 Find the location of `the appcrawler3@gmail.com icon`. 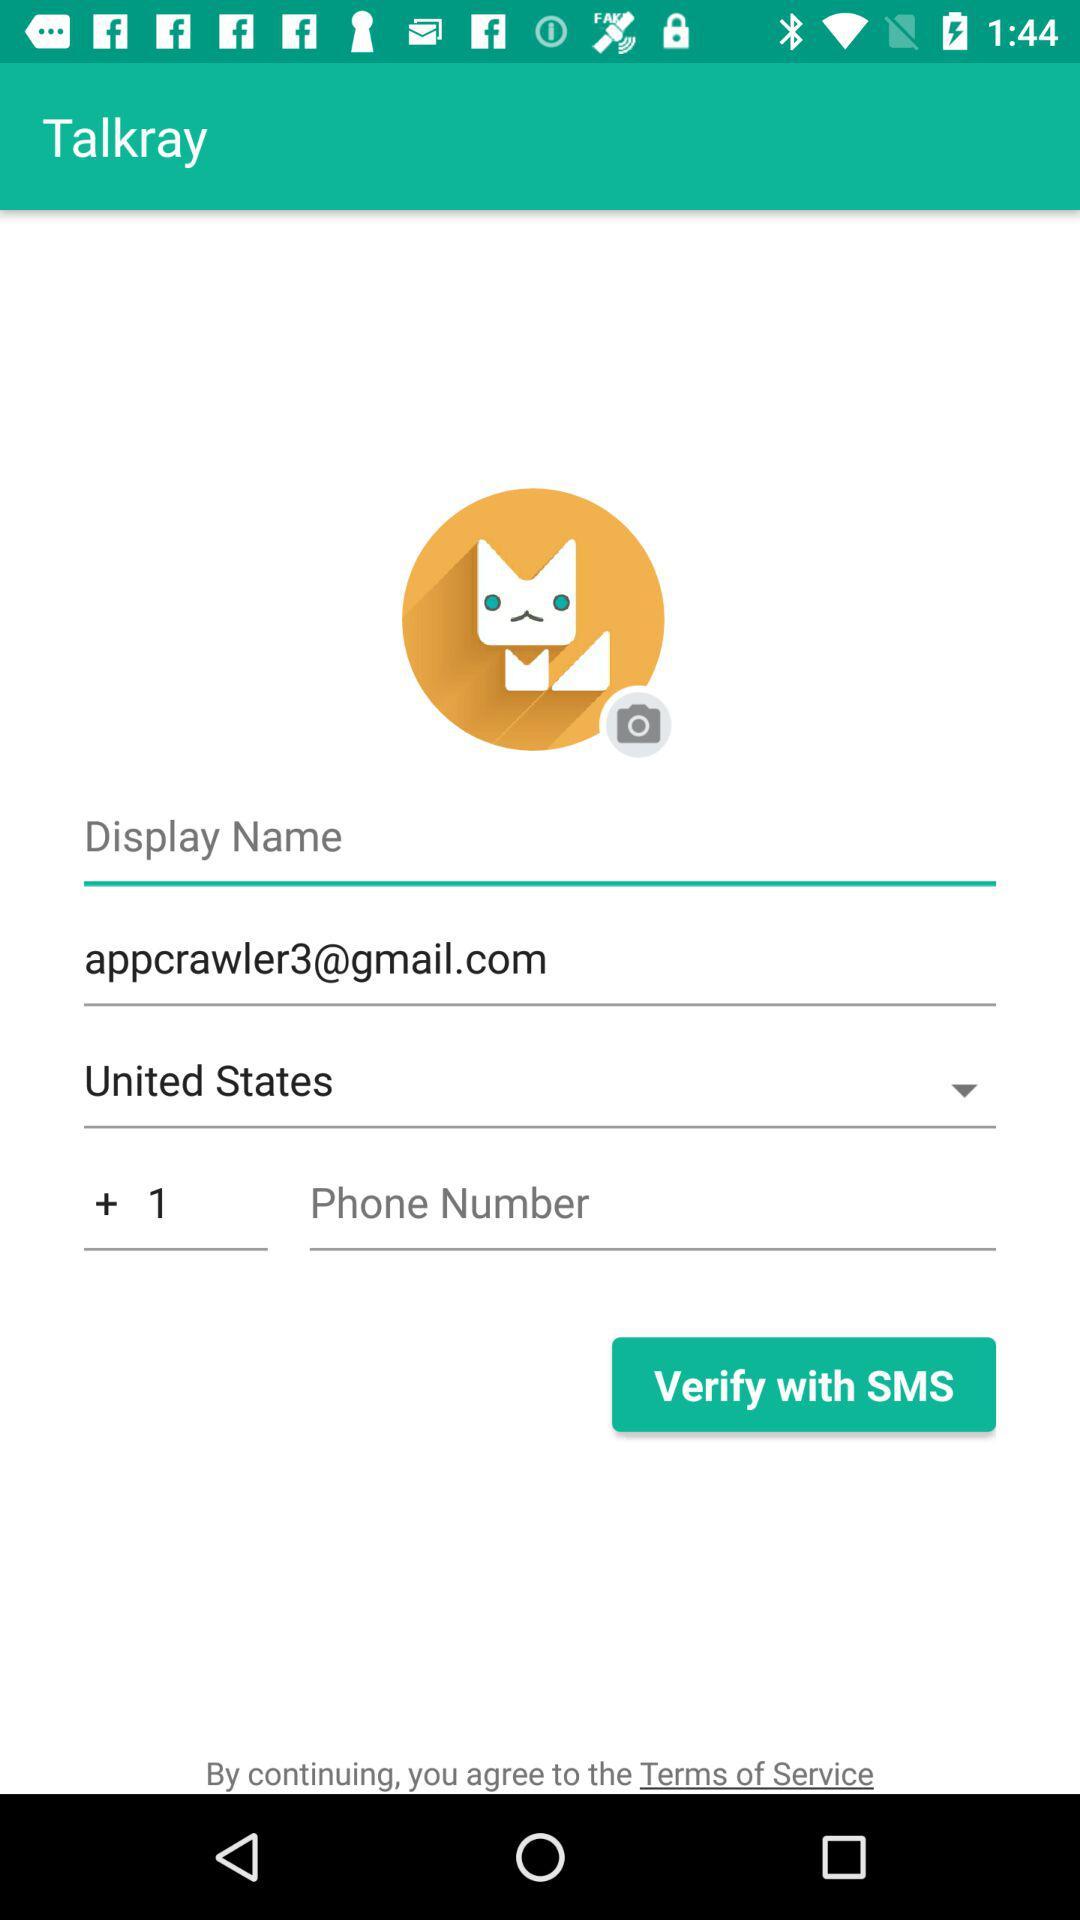

the appcrawler3@gmail.com icon is located at coordinates (540, 968).